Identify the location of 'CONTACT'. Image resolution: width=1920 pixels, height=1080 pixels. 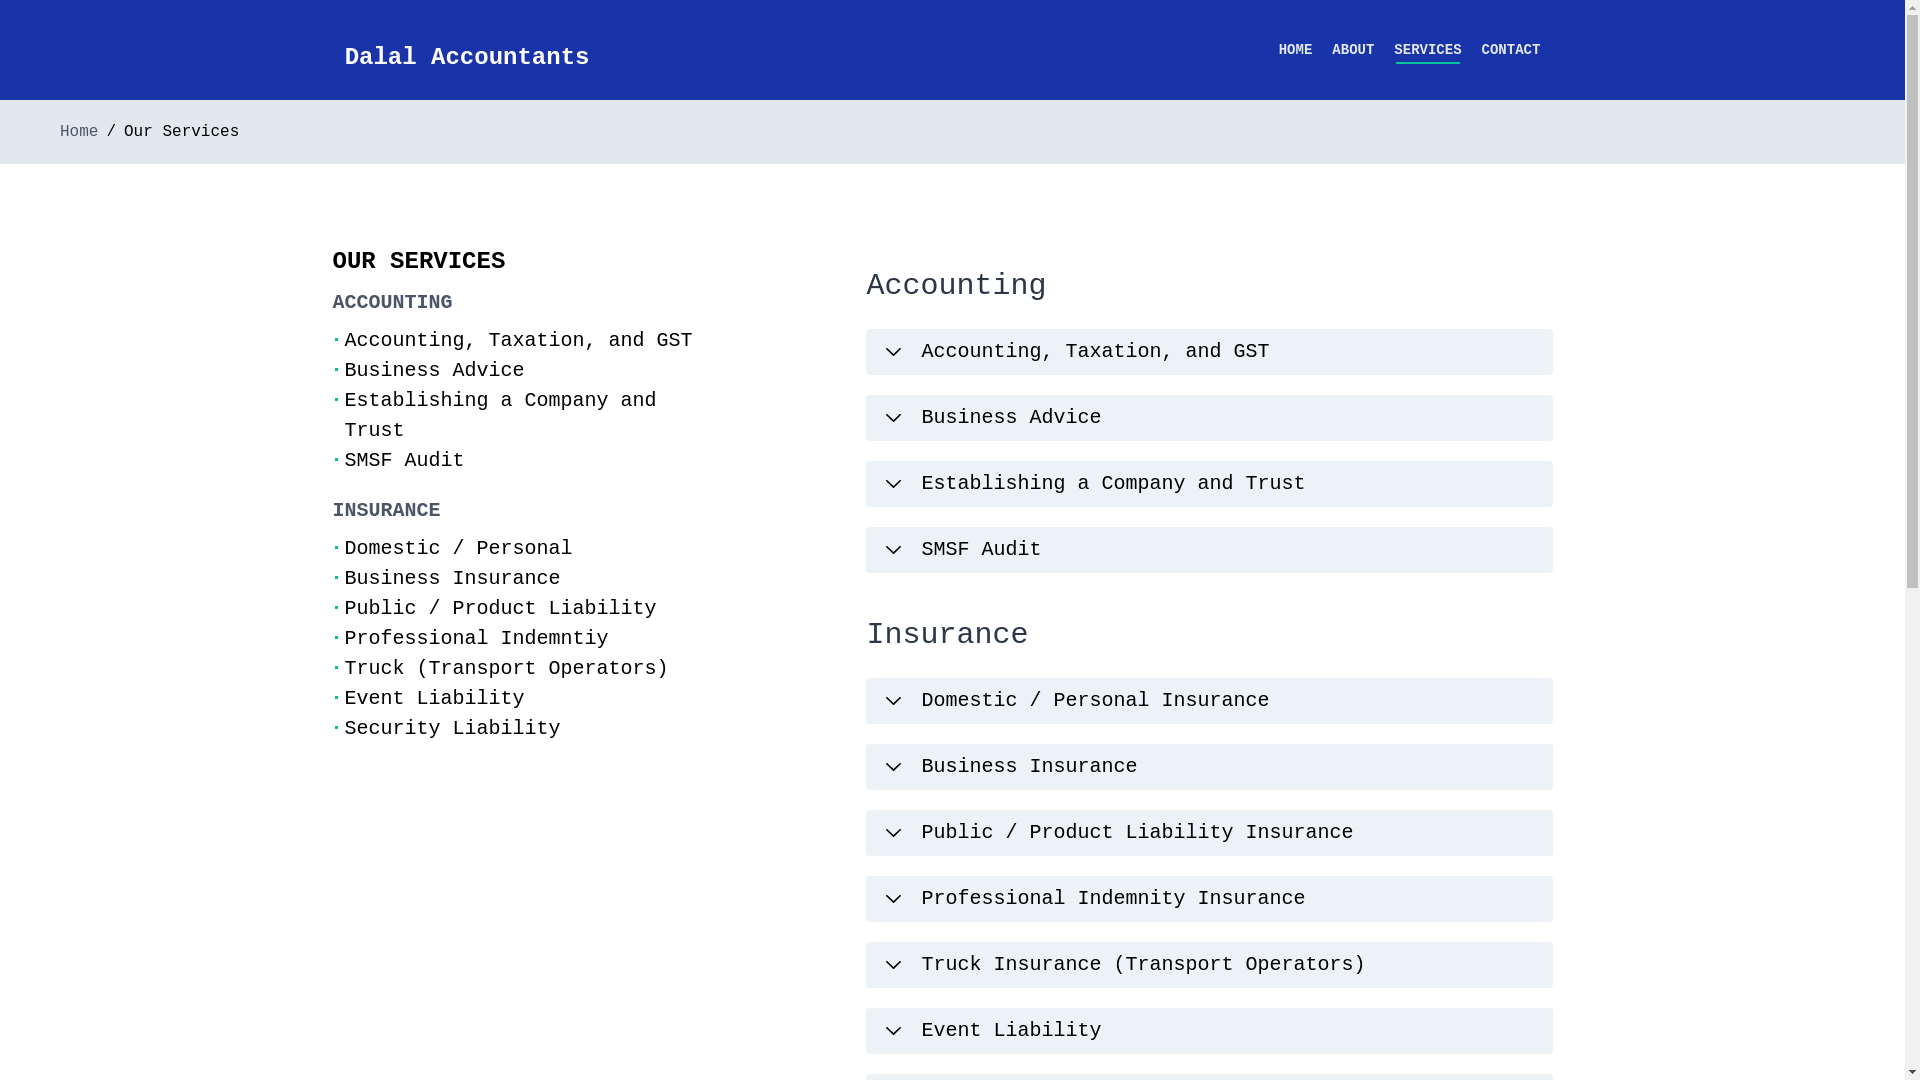
(1482, 49).